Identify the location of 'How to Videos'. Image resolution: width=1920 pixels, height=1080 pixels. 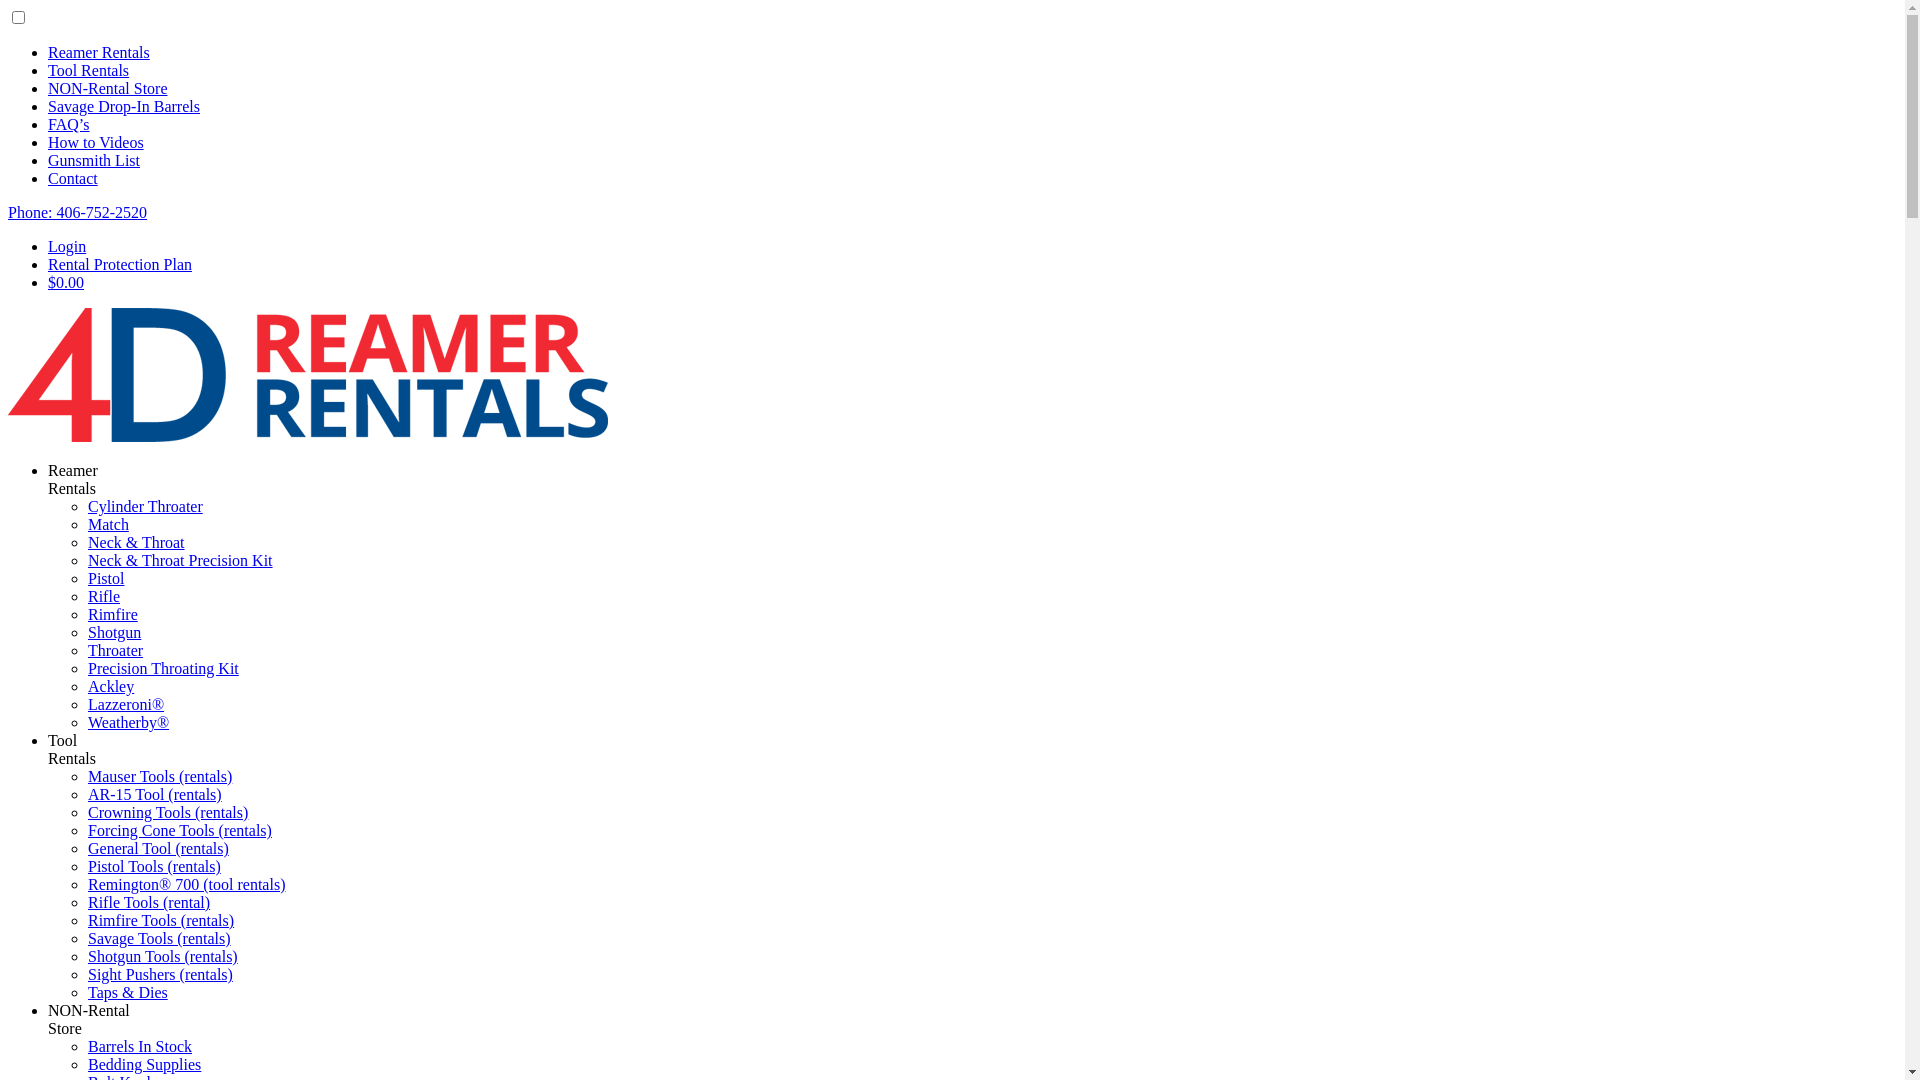
(48, 141).